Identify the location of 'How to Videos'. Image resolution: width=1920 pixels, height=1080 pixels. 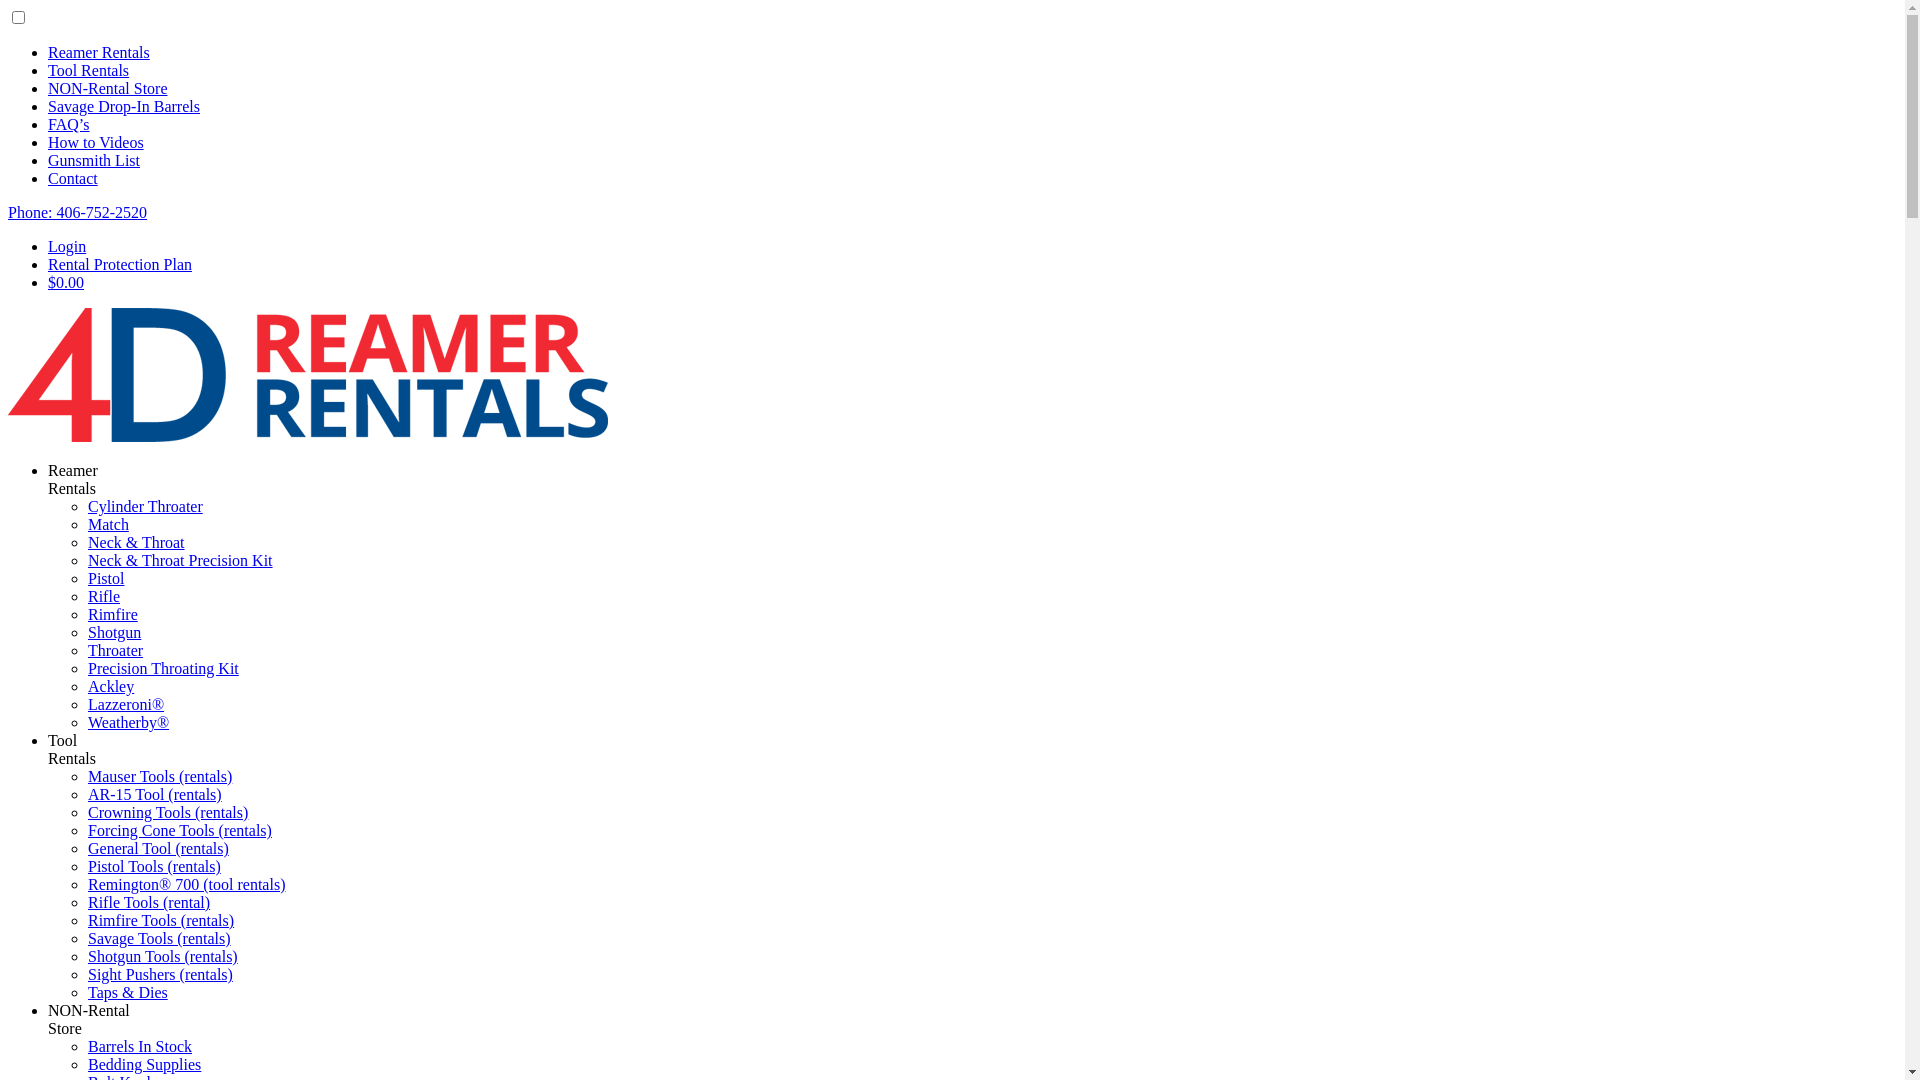
(48, 141).